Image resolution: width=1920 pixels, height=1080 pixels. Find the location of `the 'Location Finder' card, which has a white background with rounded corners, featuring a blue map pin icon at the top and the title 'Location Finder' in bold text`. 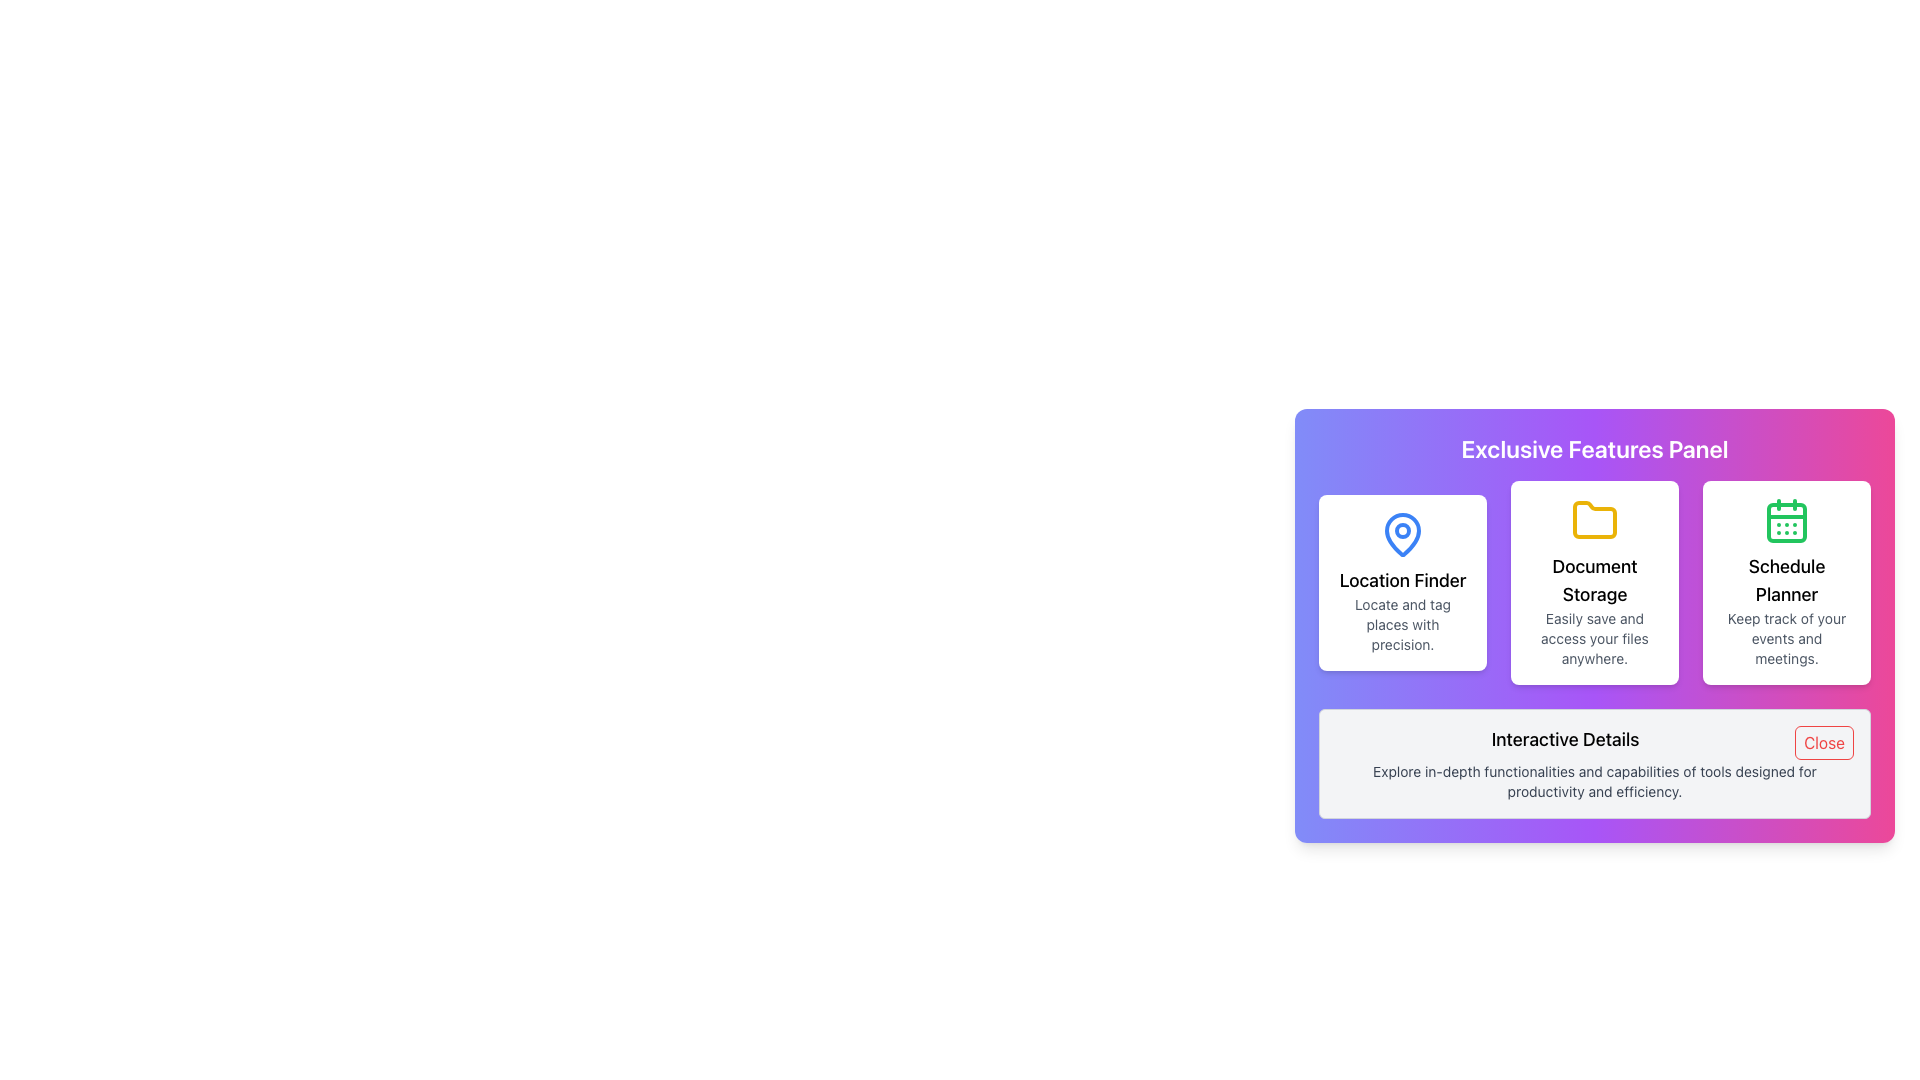

the 'Location Finder' card, which has a white background with rounded corners, featuring a blue map pin icon at the top and the title 'Location Finder' in bold text is located at coordinates (1401, 582).